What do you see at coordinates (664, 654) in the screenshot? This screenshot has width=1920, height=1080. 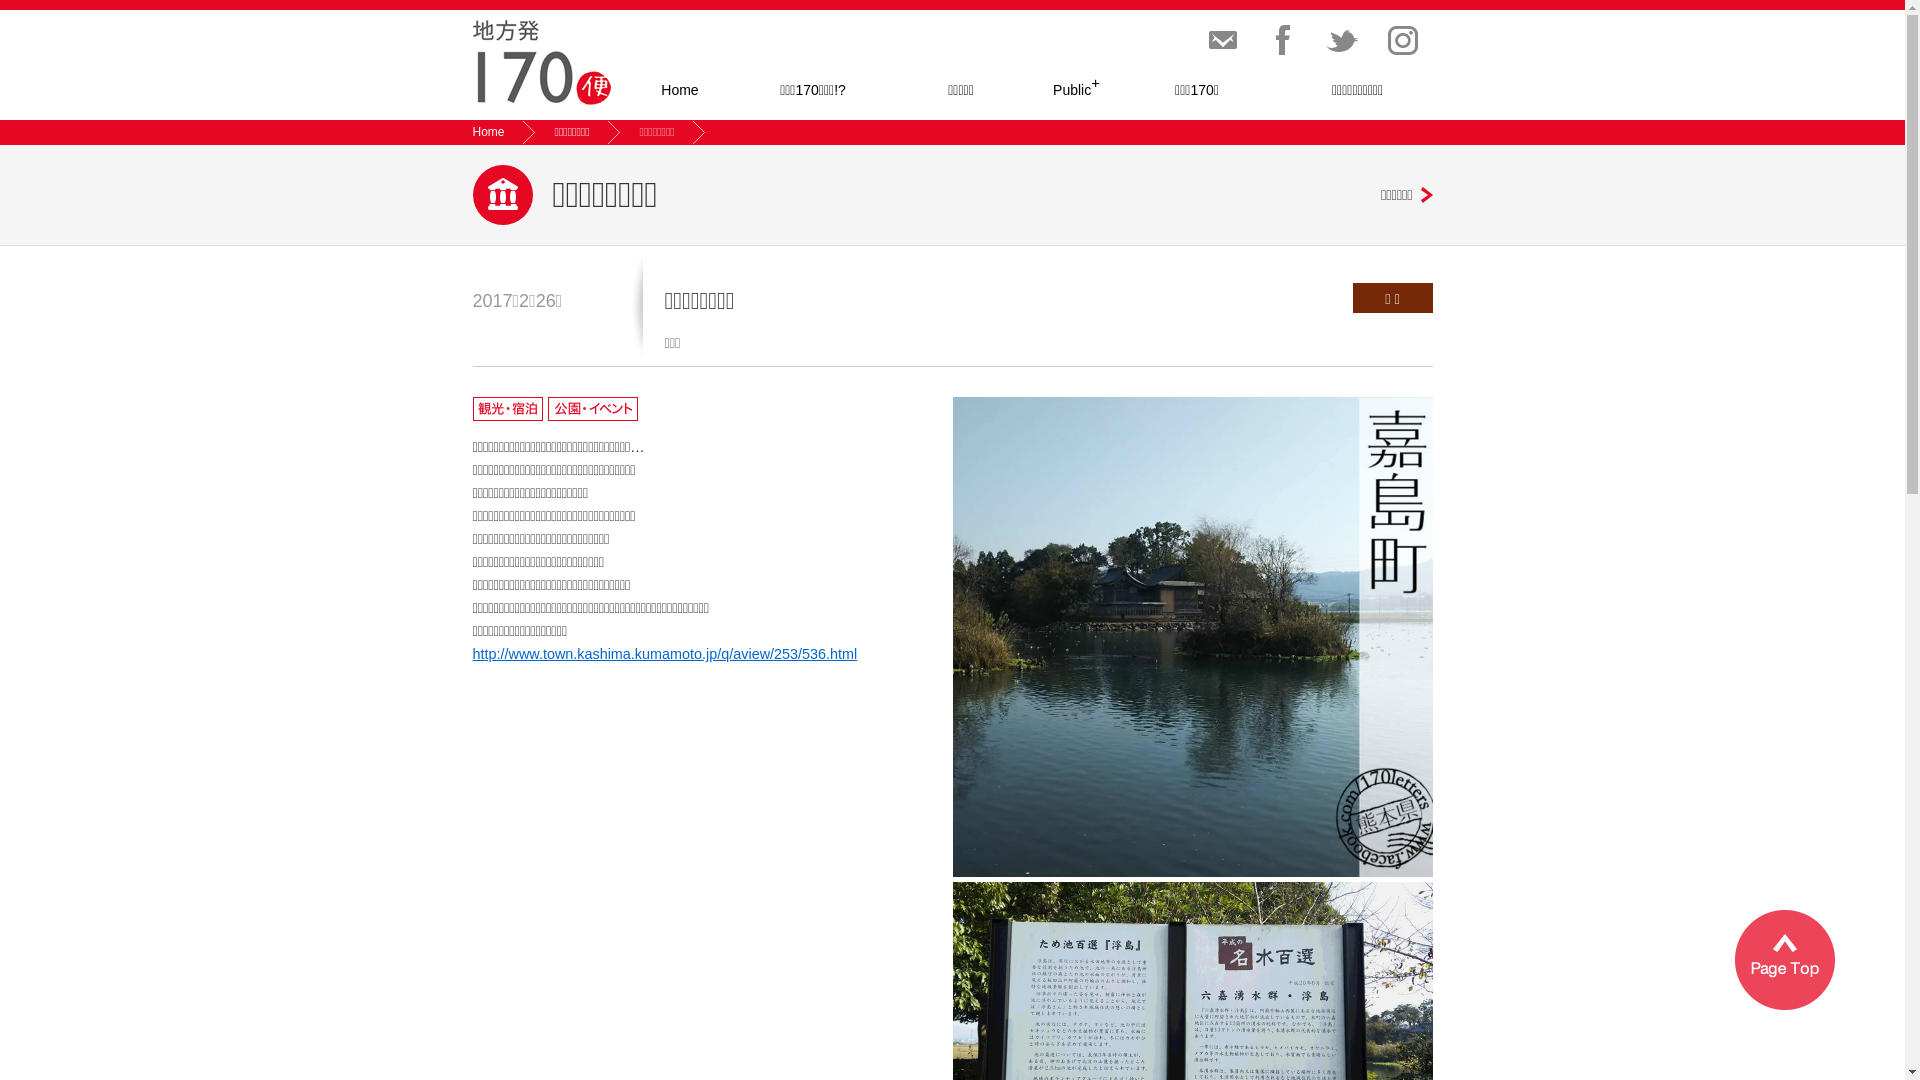 I see `'http://www.town.kashima.kumamoto.jp/q/aview/253/536.html'` at bounding box center [664, 654].